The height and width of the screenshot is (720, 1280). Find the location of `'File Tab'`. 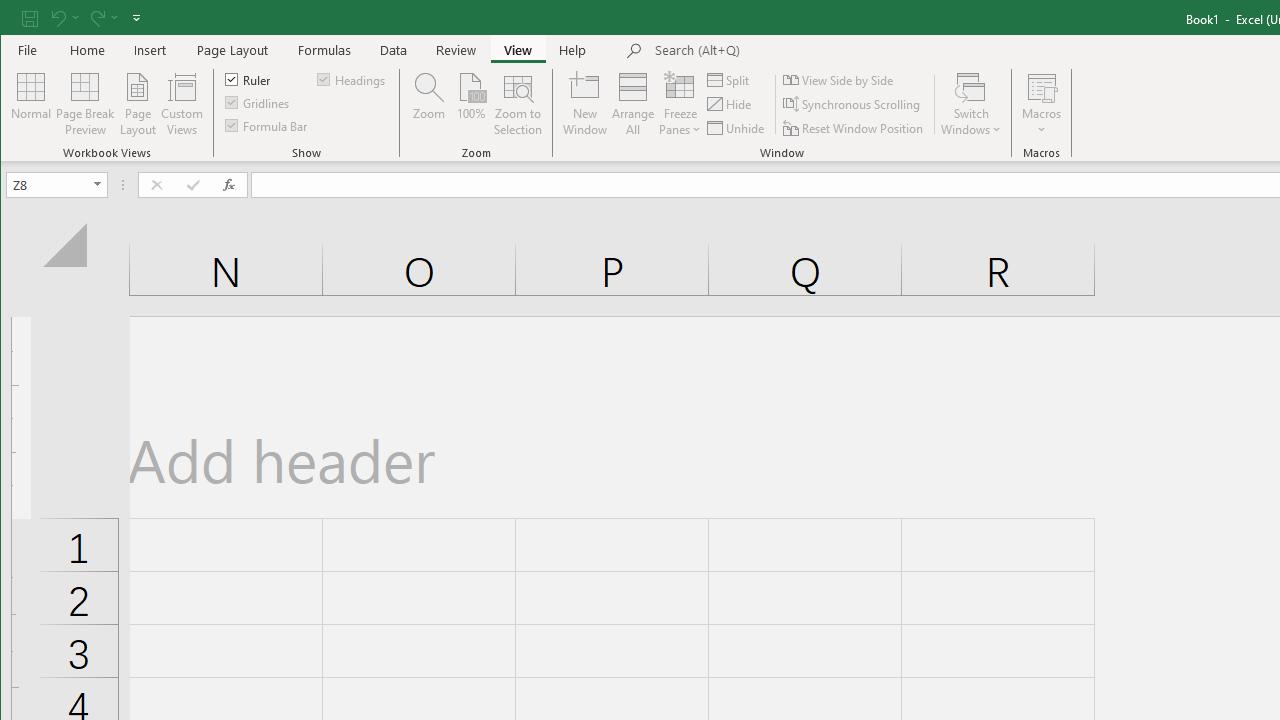

'File Tab' is located at coordinates (28, 49).